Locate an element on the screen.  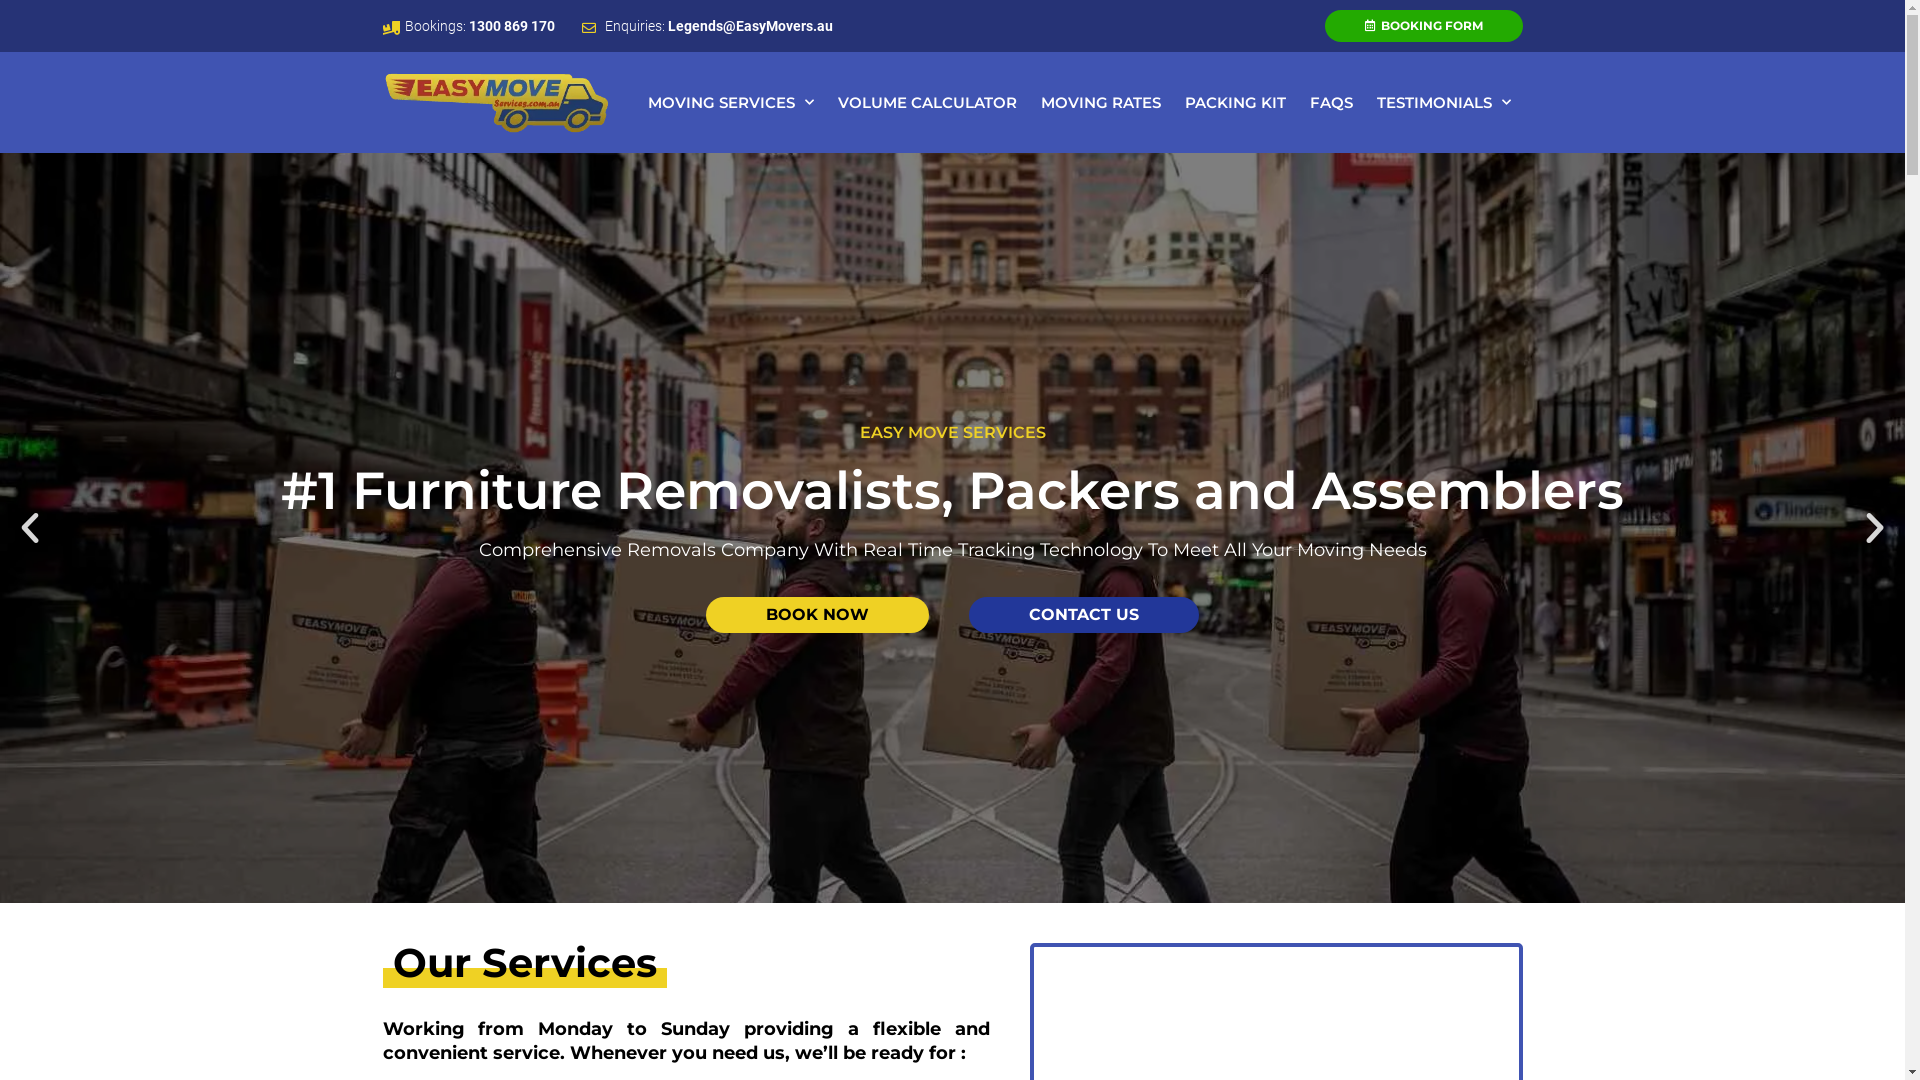
'BOOKING FORM' is located at coordinates (1421, 26).